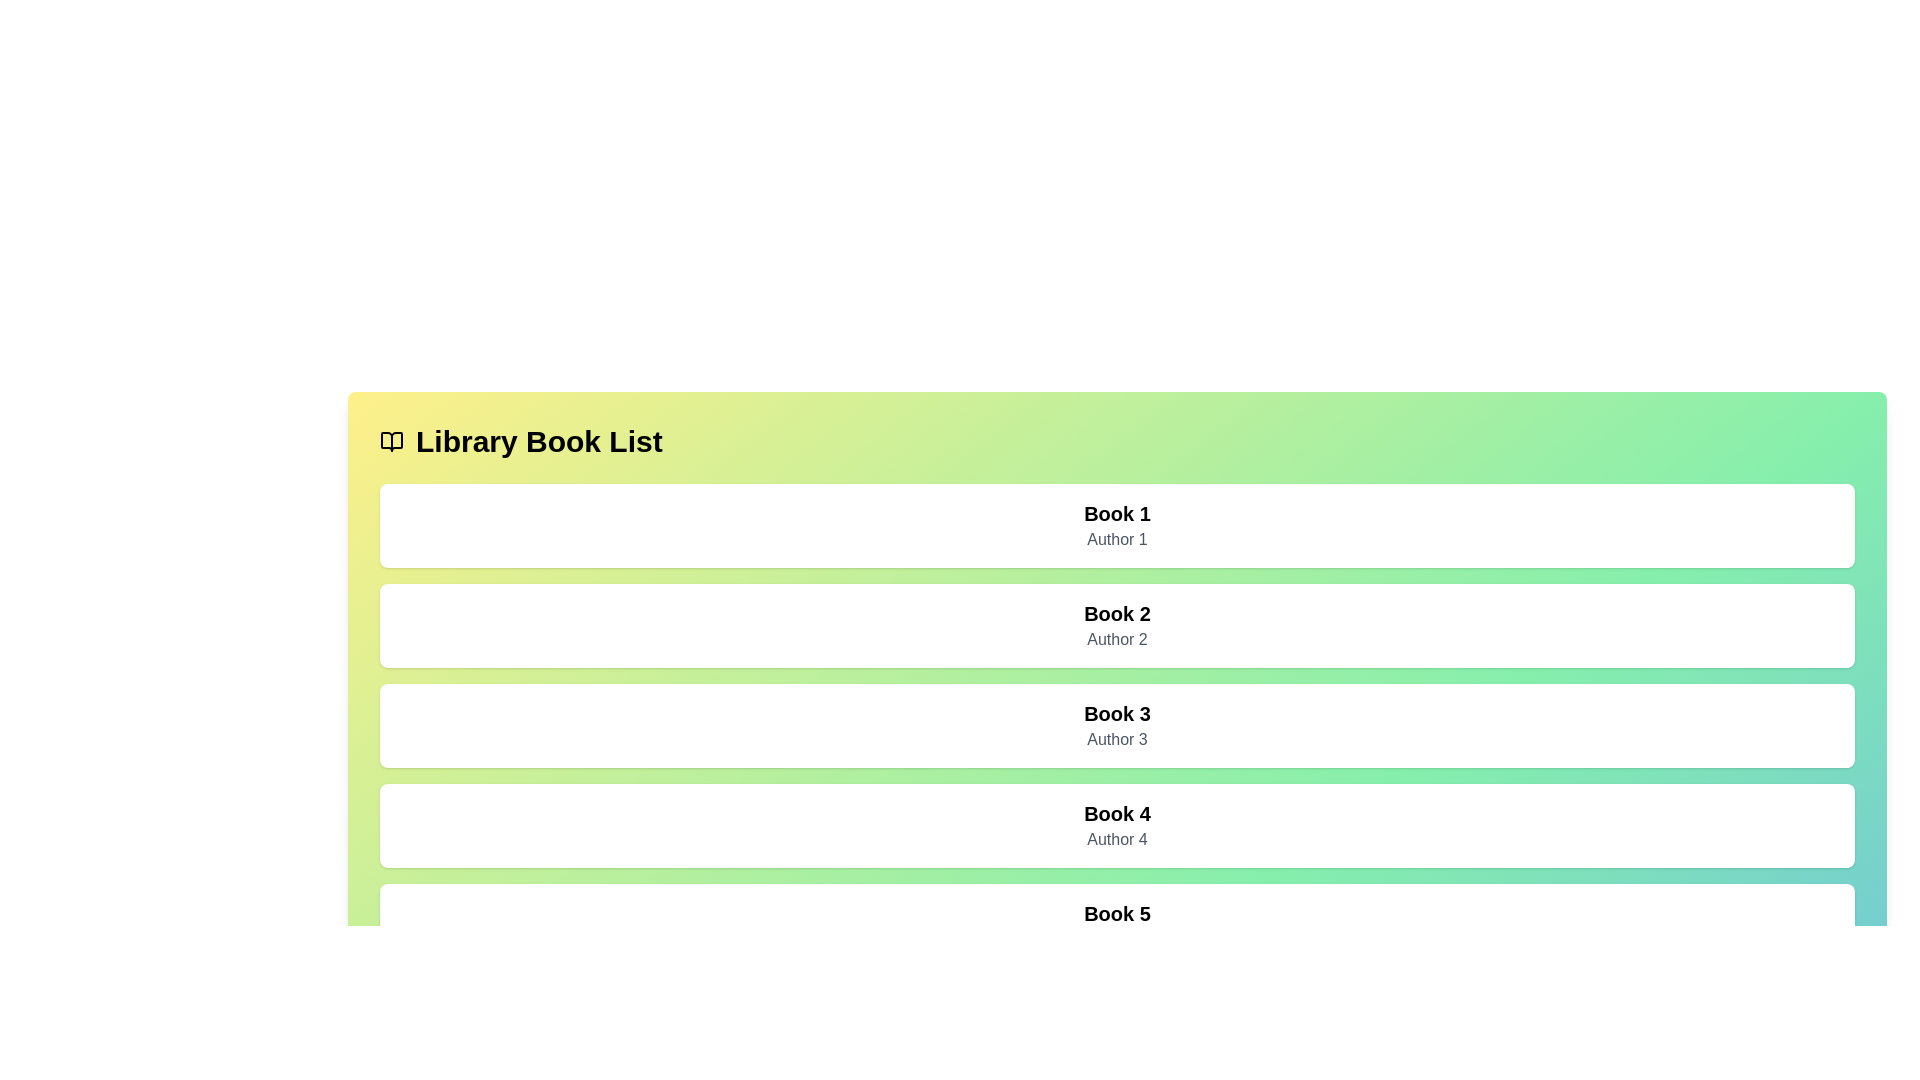 The image size is (1920, 1080). What do you see at coordinates (392, 441) in the screenshot?
I see `the open book icon located to the left of the 'Library Book List' title in the header section` at bounding box center [392, 441].